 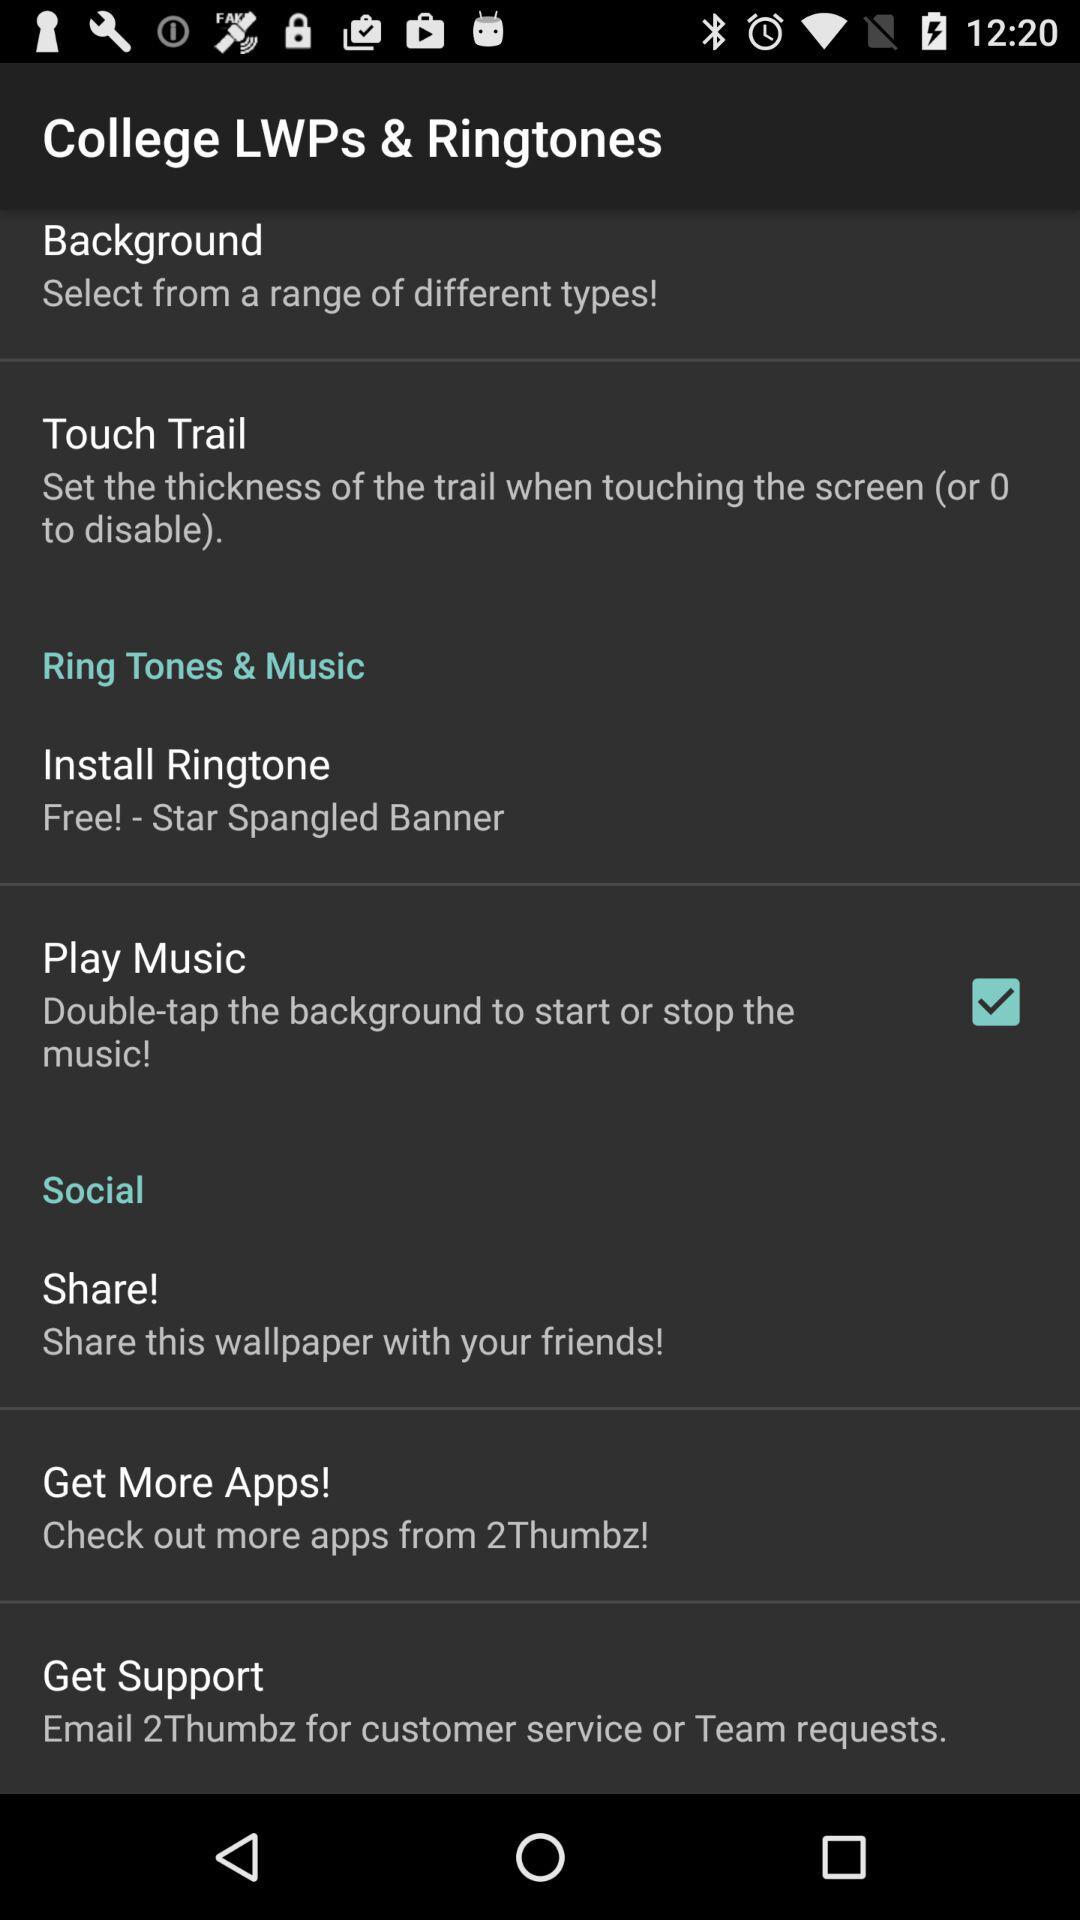 I want to click on set the thickness item, so click(x=540, y=506).